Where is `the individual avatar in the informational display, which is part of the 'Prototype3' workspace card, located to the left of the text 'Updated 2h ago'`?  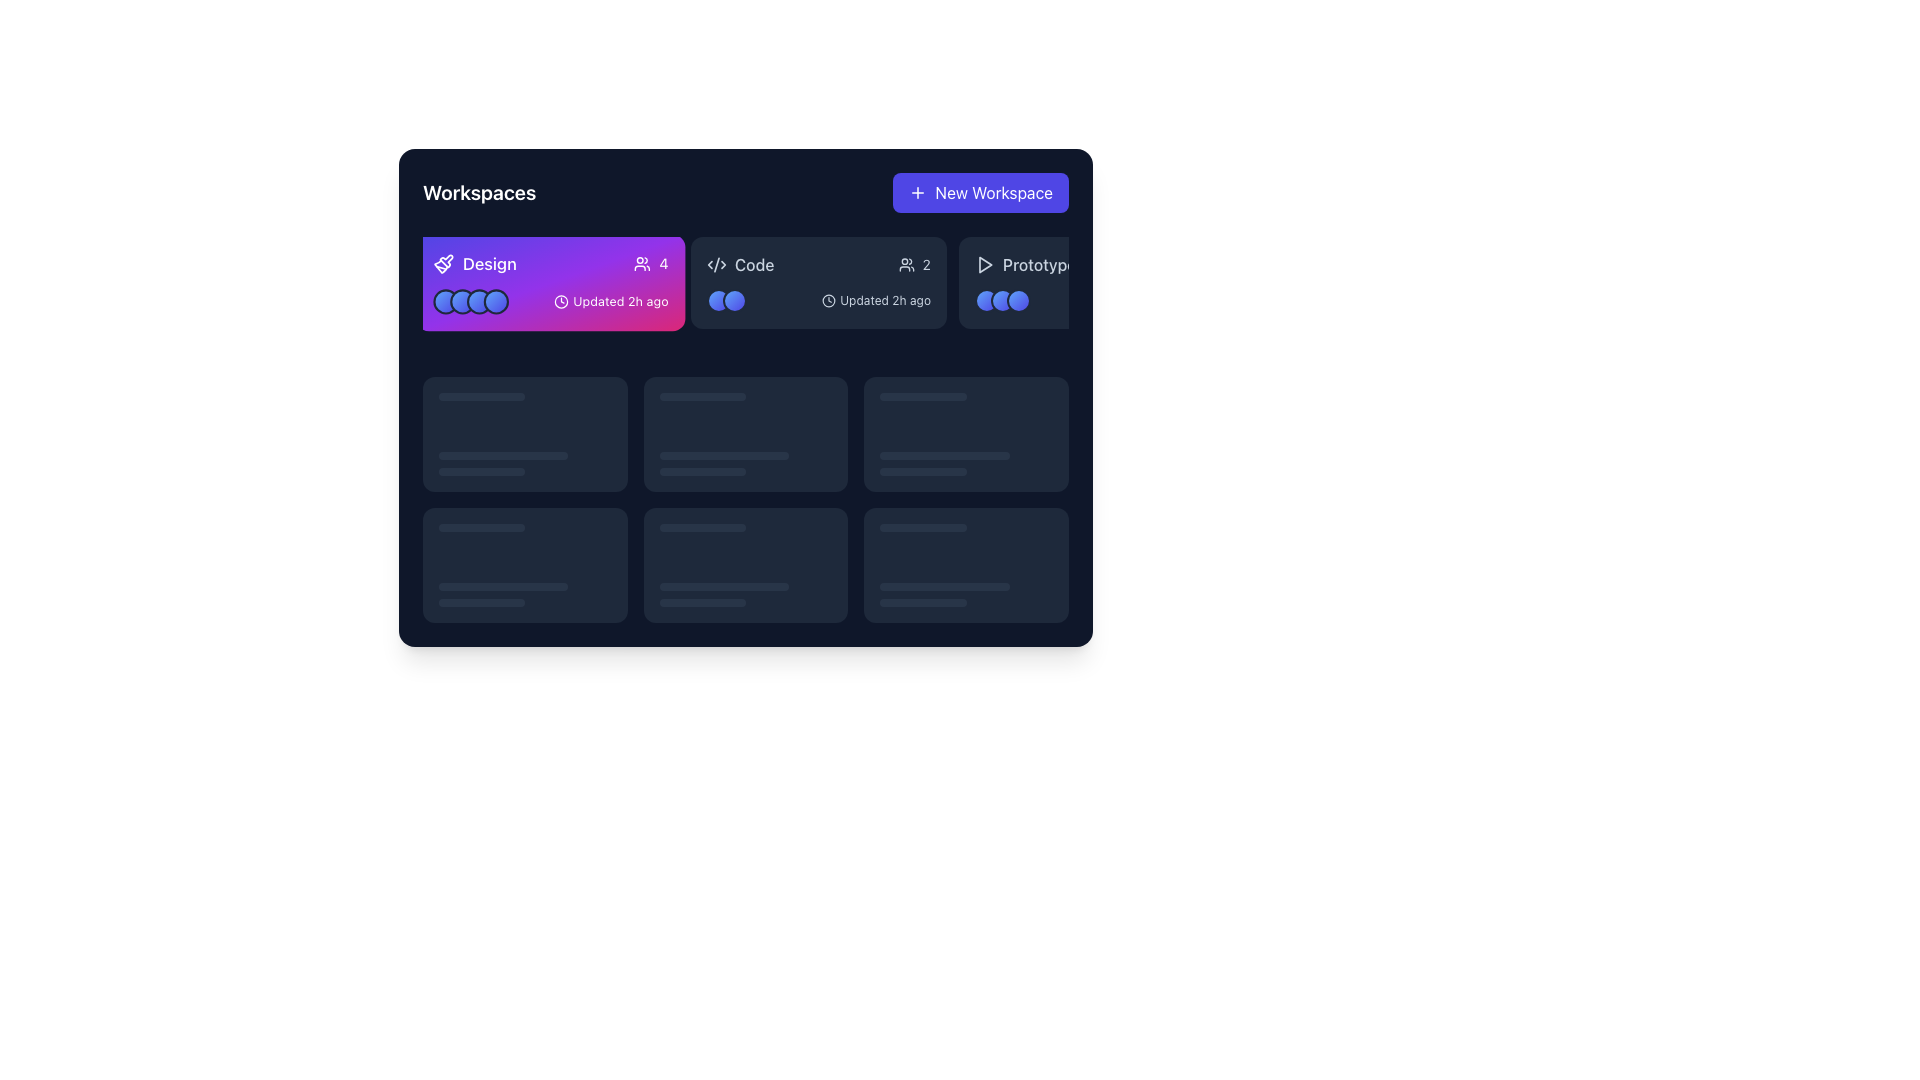 the individual avatar in the informational display, which is part of the 'Prototype3' workspace card, located to the left of the text 'Updated 2h ago' is located at coordinates (1085, 300).